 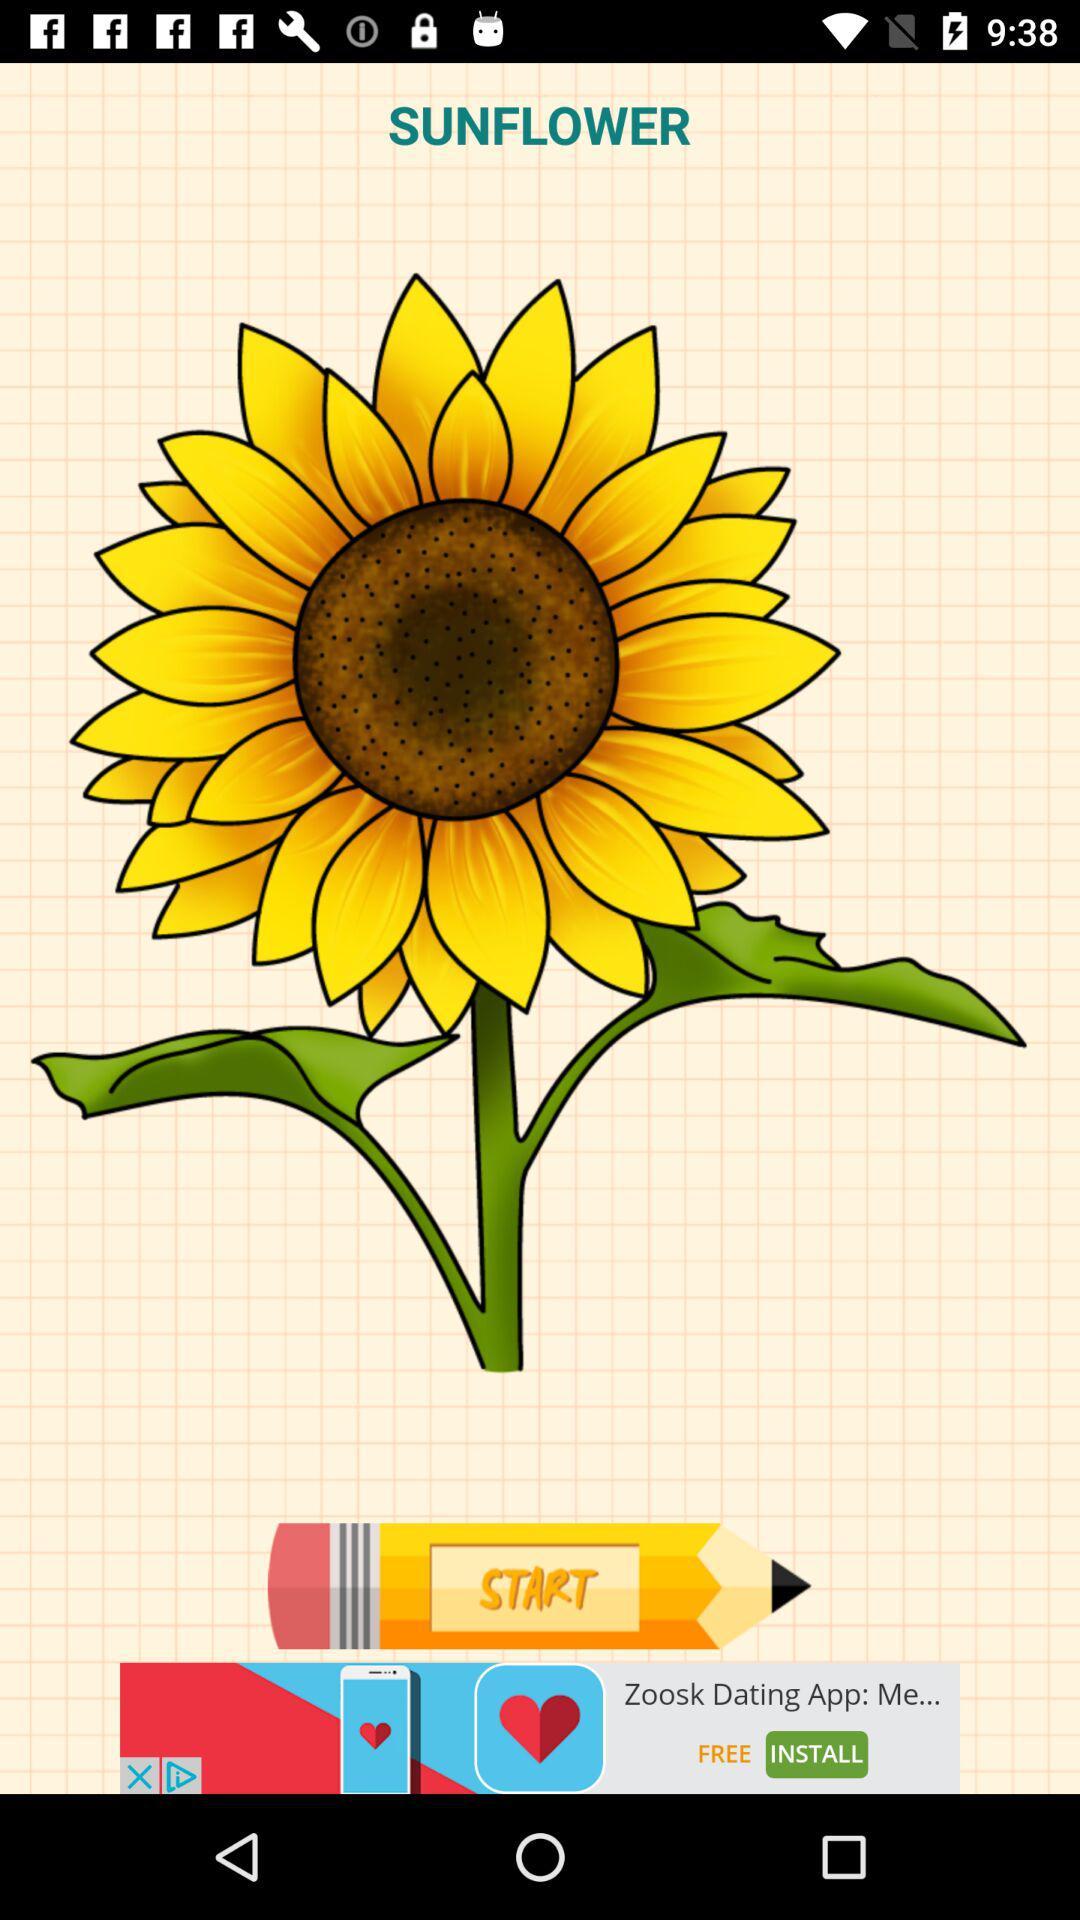 I want to click on advertisement website, so click(x=540, y=1727).